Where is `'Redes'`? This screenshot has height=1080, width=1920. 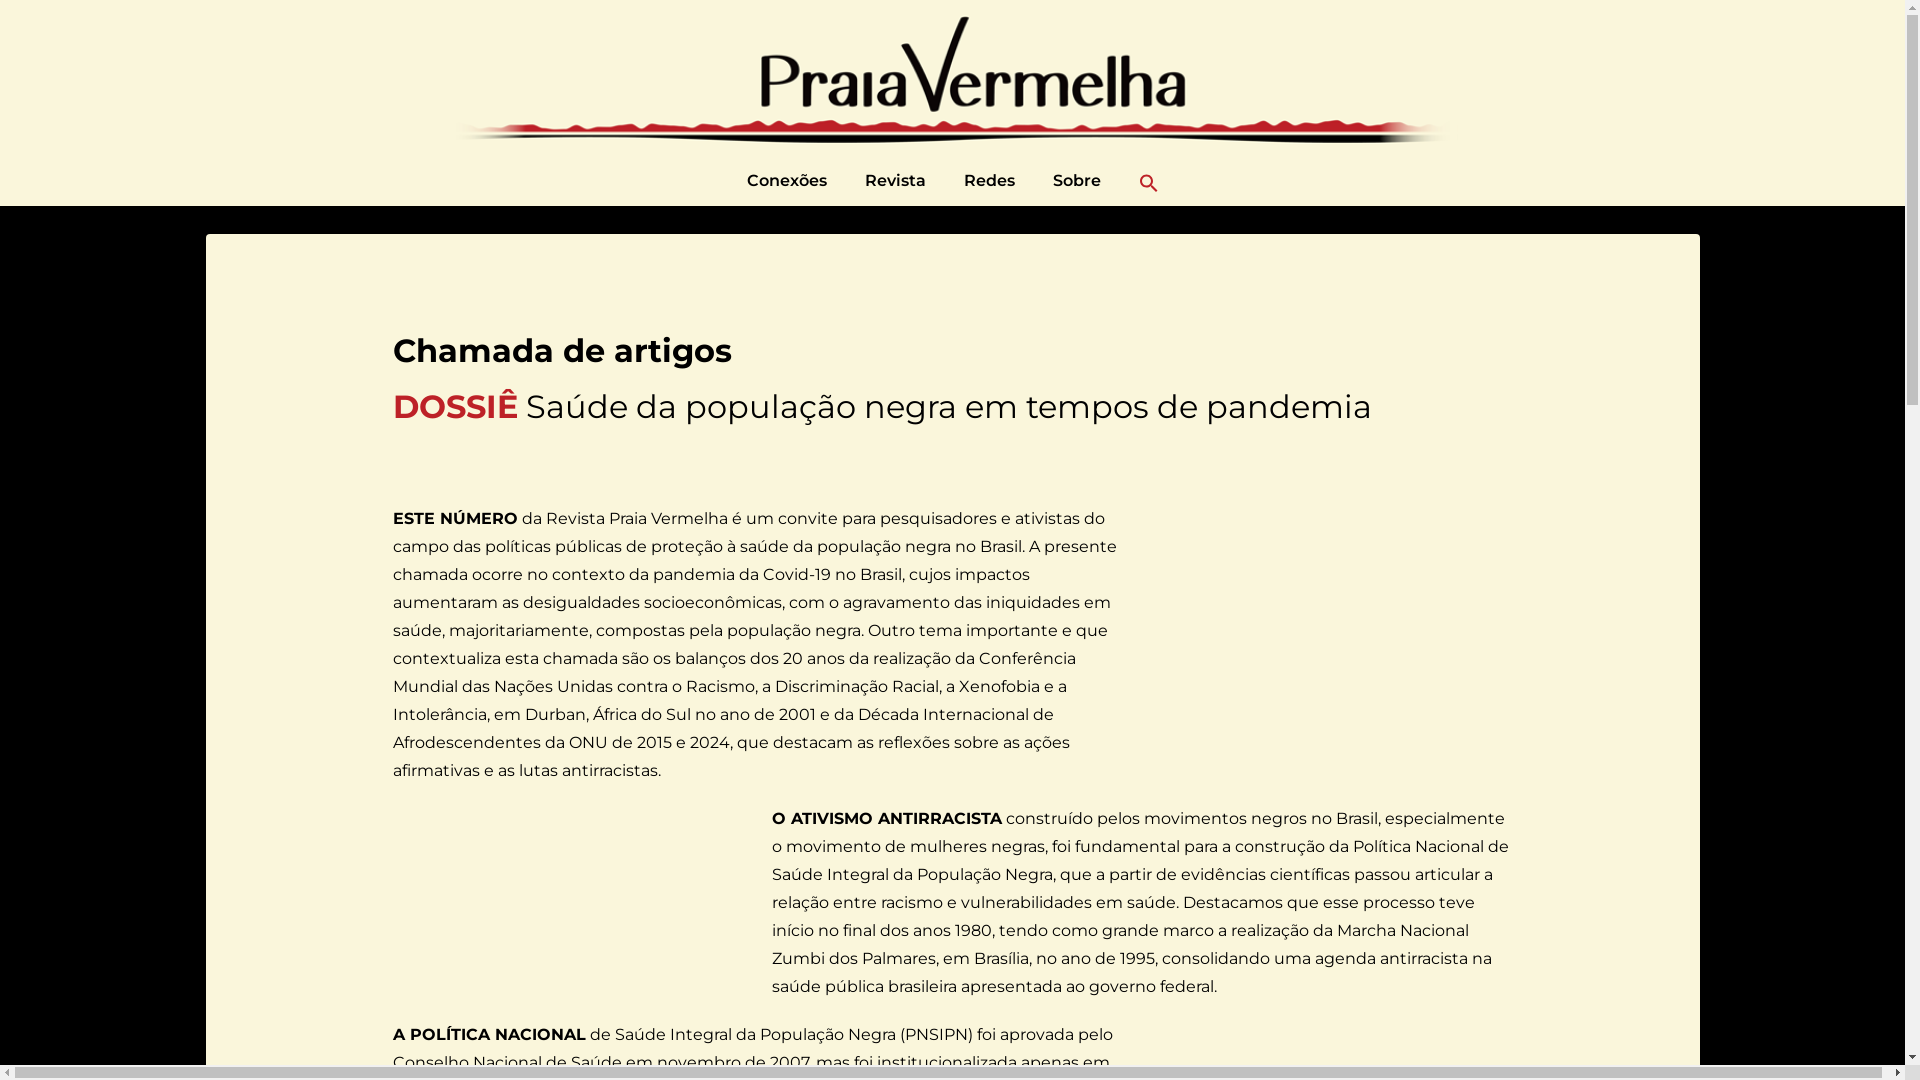 'Redes' is located at coordinates (989, 181).